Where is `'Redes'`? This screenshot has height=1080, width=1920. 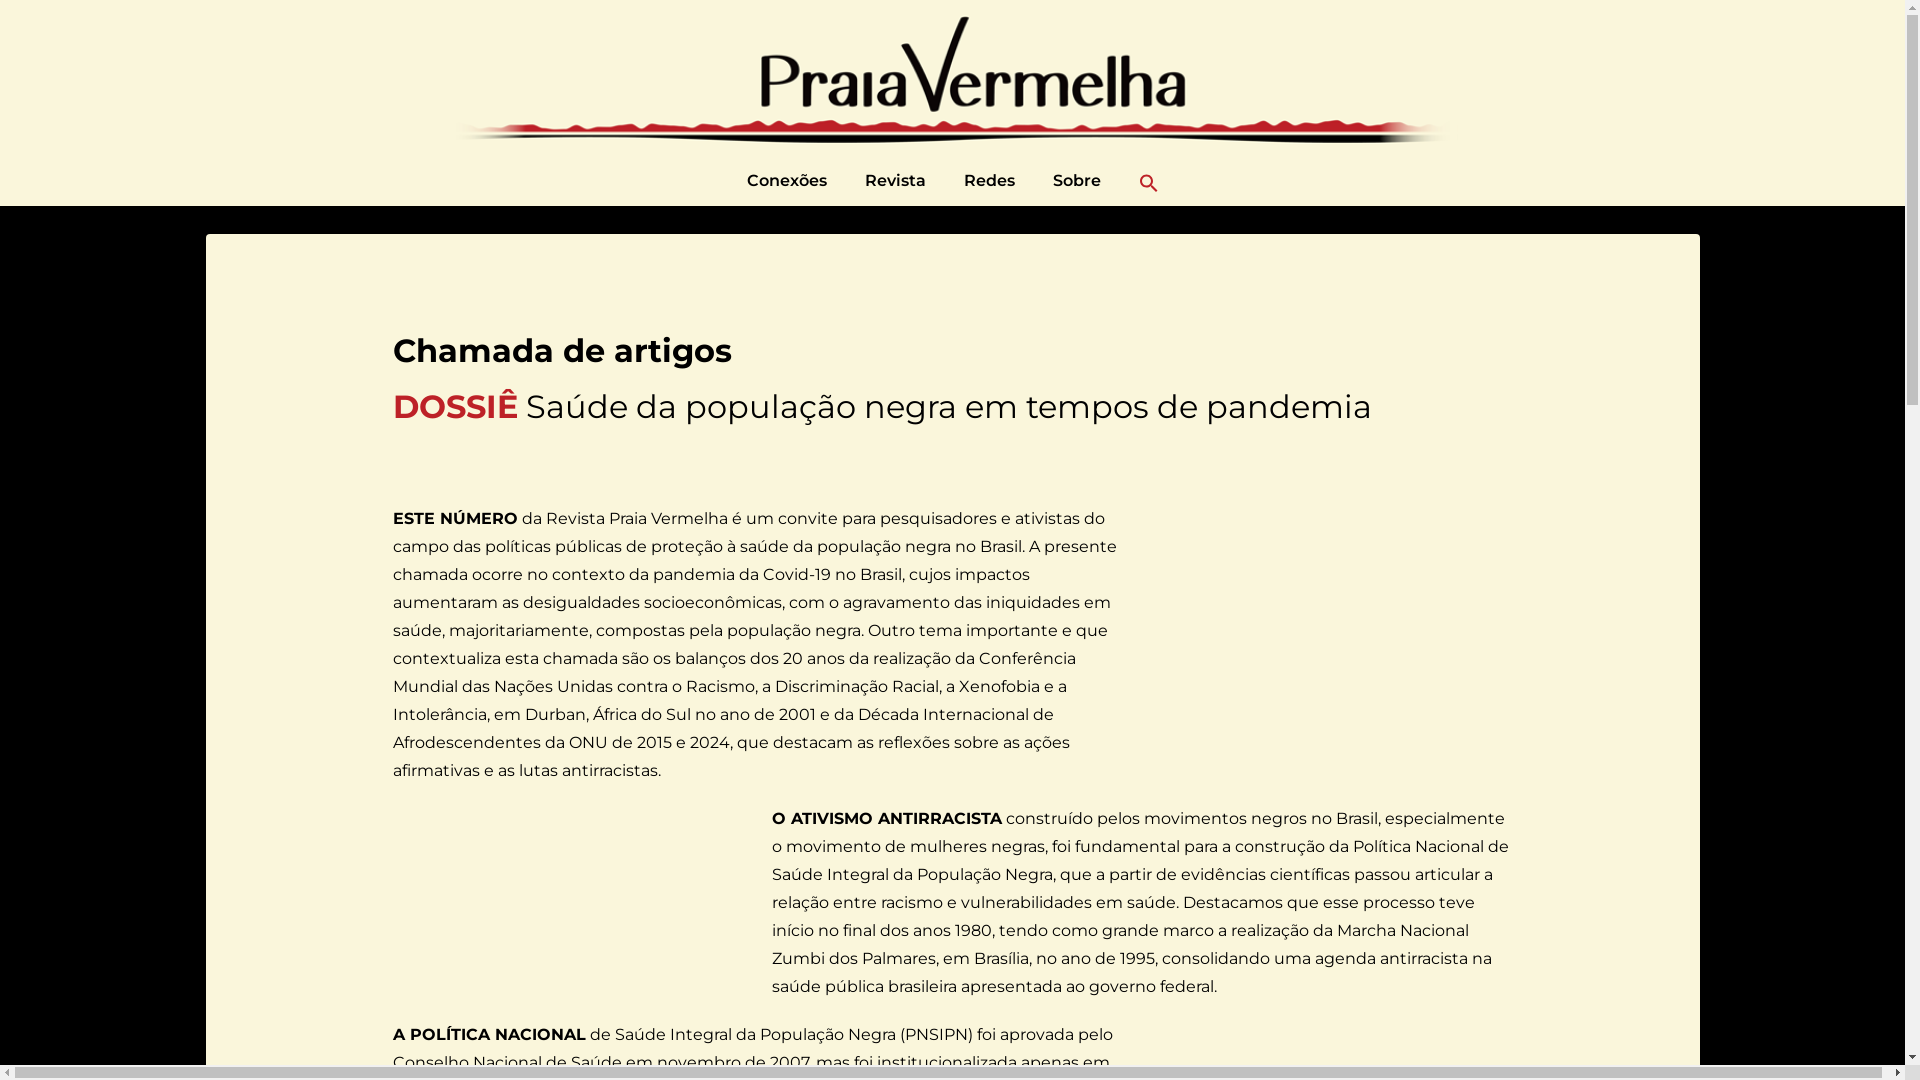 'Redes' is located at coordinates (989, 181).